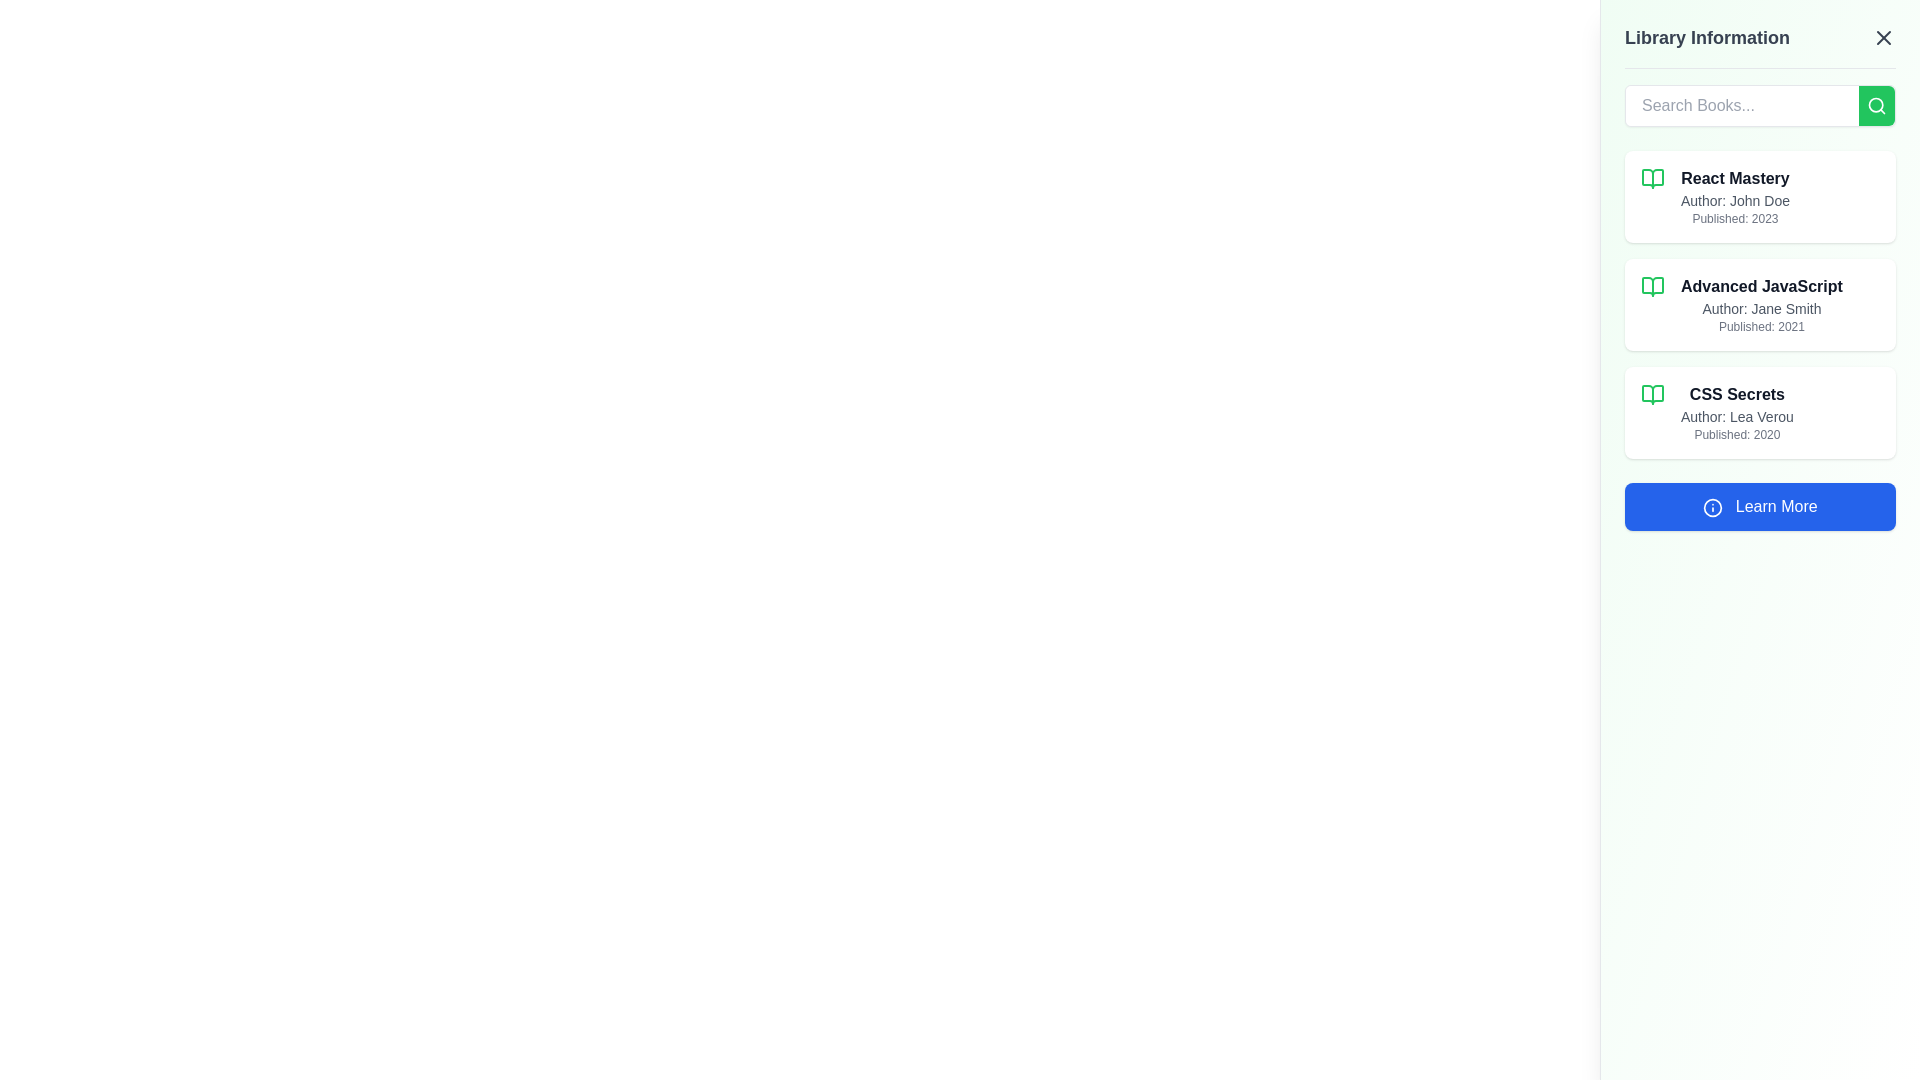  What do you see at coordinates (1652, 394) in the screenshot?
I see `the icon representing the book titled 'CSS Secrets'` at bounding box center [1652, 394].